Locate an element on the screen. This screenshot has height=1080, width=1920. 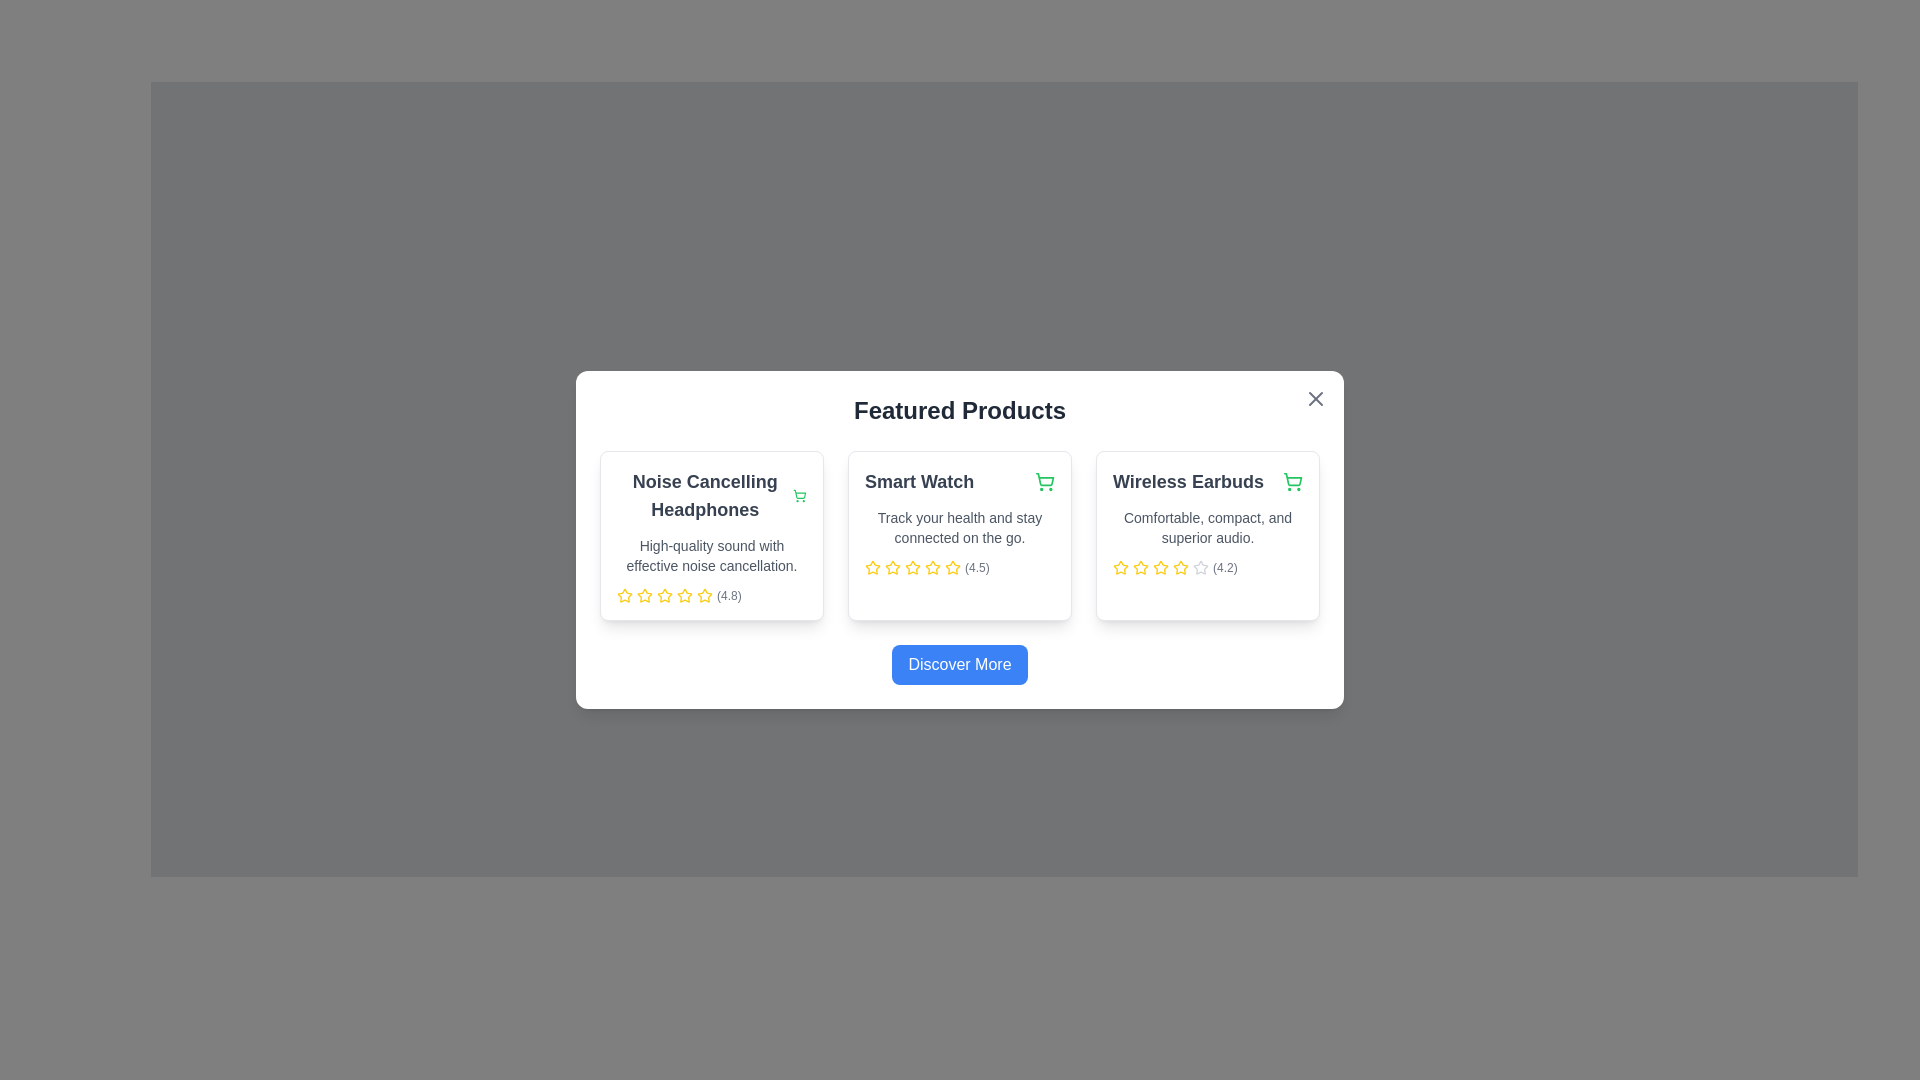
the first star in the star rating icon row for the Wireless Earbuds, which visually represents the rating value is located at coordinates (1121, 567).